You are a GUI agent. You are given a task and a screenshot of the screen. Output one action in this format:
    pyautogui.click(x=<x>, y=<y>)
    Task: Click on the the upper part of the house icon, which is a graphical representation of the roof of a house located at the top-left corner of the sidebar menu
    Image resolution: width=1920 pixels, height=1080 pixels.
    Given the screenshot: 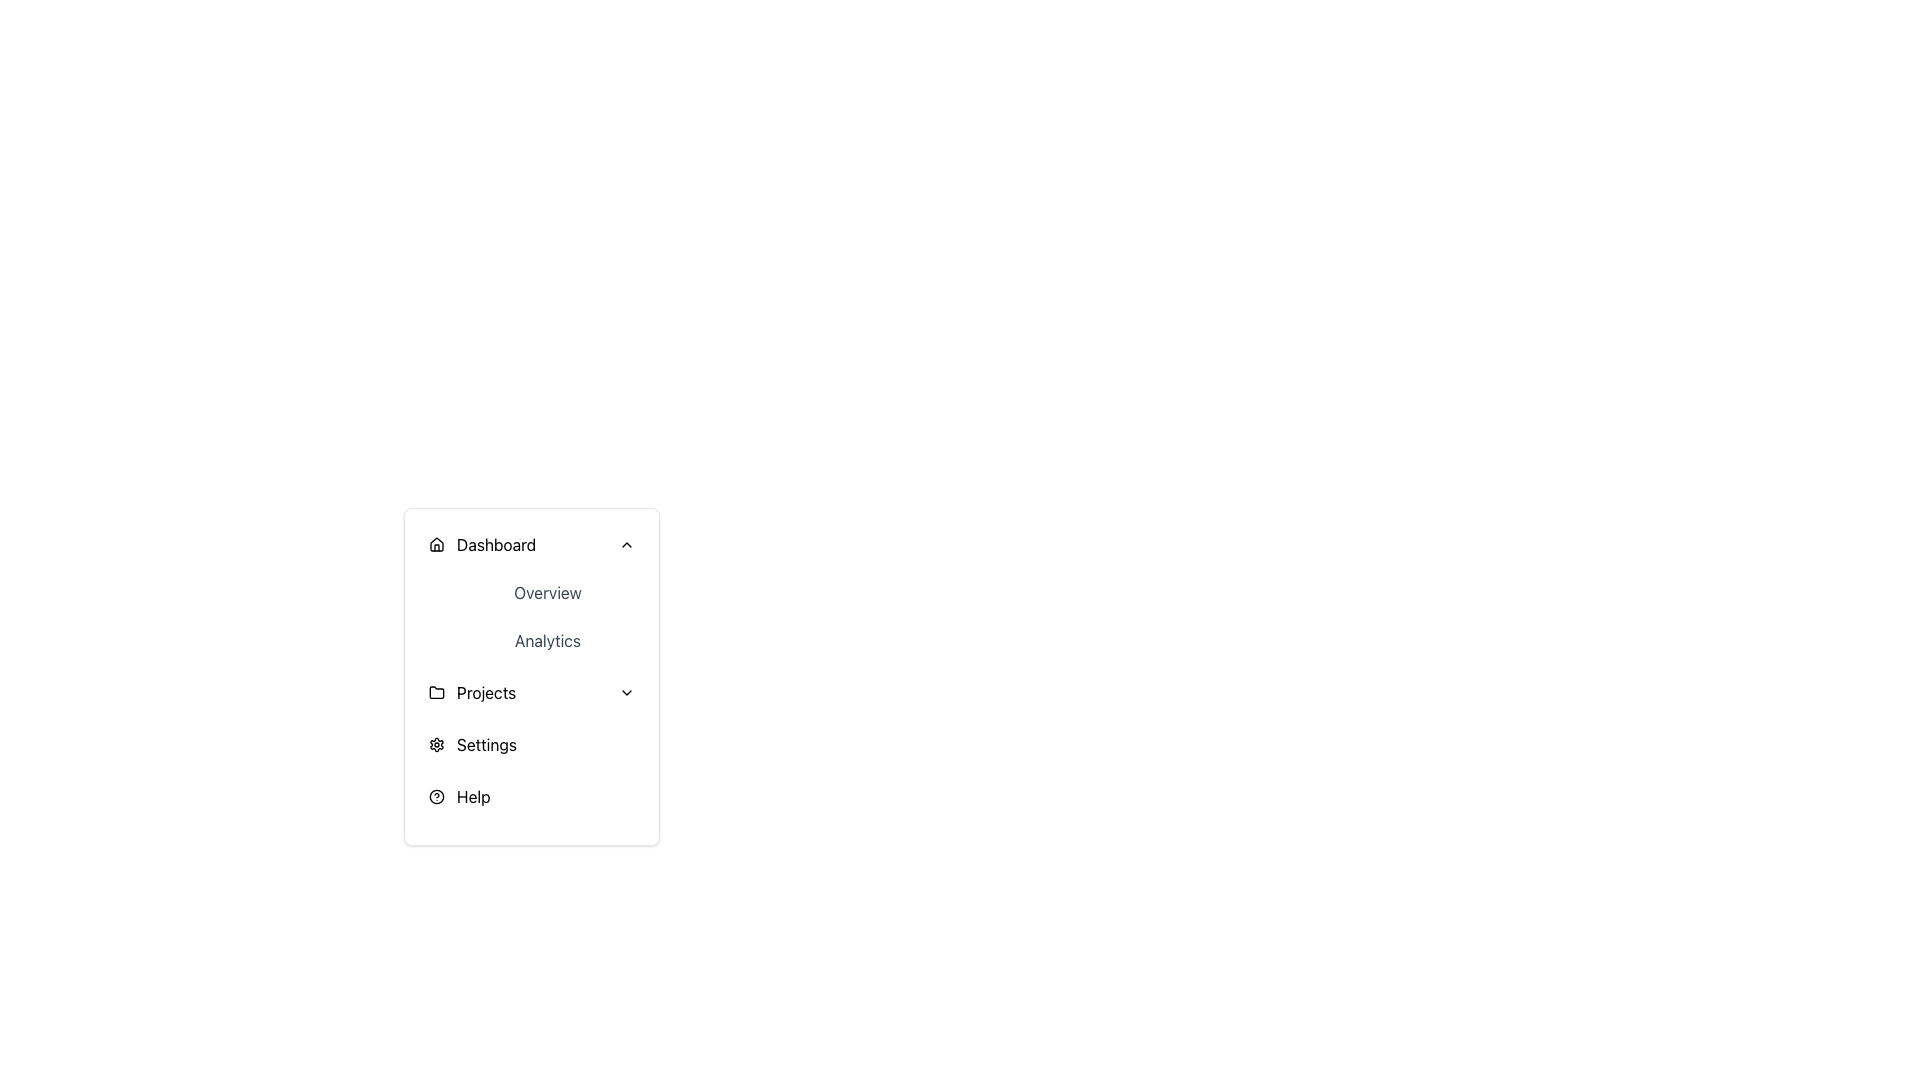 What is the action you would take?
    pyautogui.click(x=435, y=543)
    